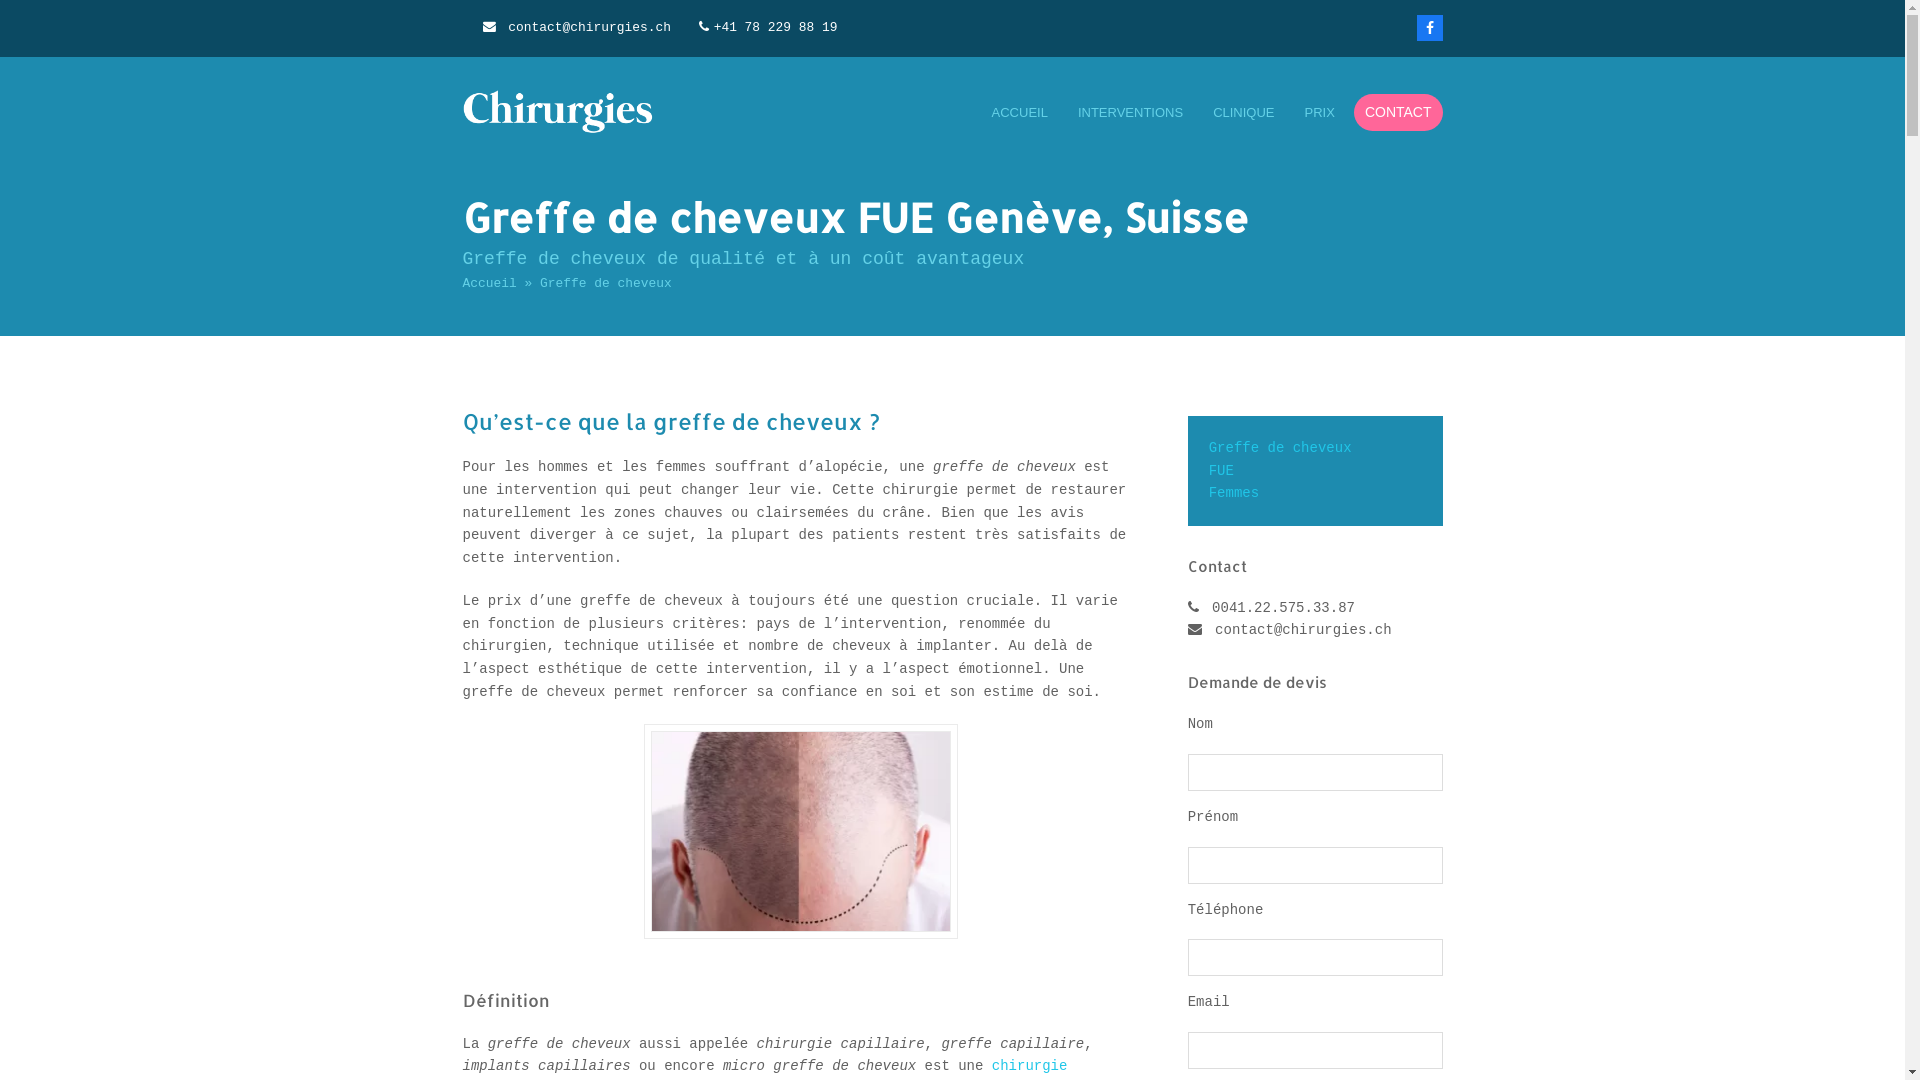 This screenshot has width=1920, height=1080. Describe the element at coordinates (1130, 112) in the screenshot. I see `'INTERVENTIONS'` at that location.